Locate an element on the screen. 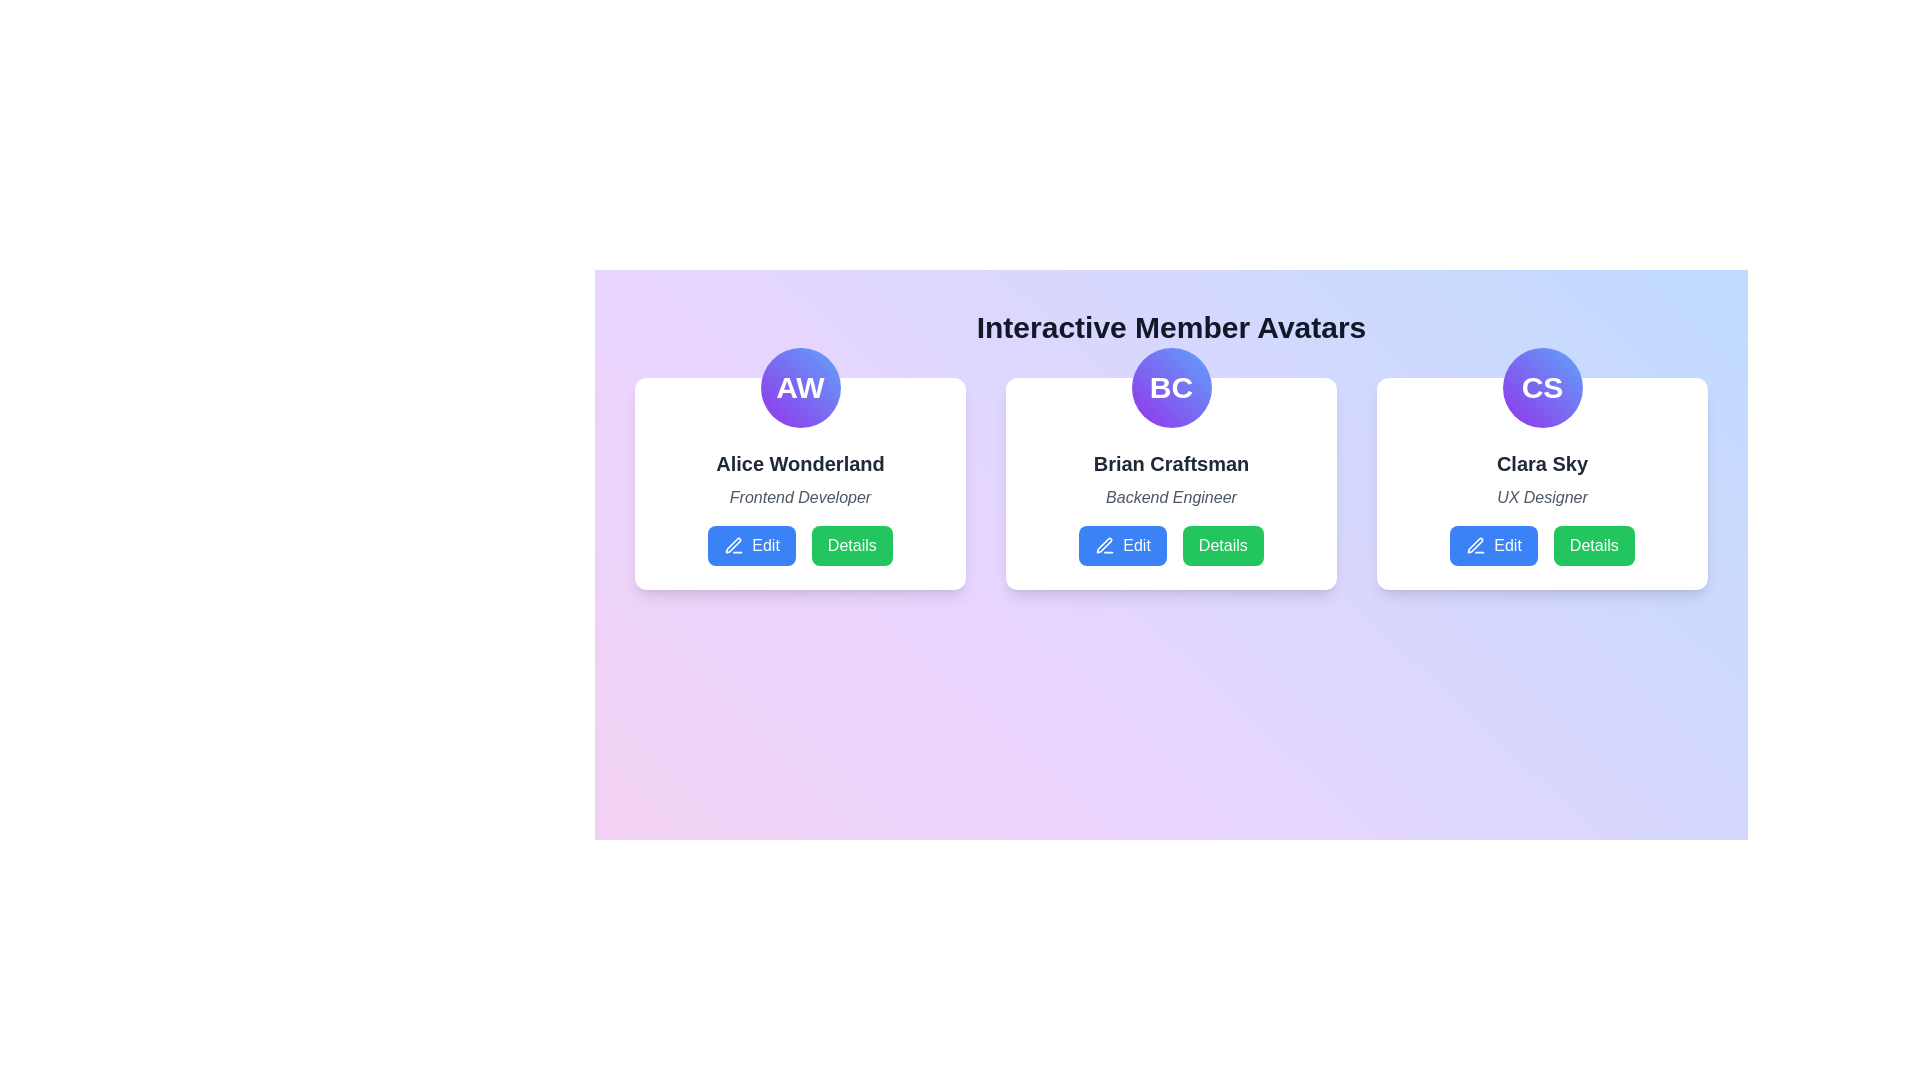 This screenshot has height=1080, width=1920. the circular Avatar Badge representing the 'Clara Sky' profile, located at the top center of the rightmost card is located at coordinates (1541, 388).